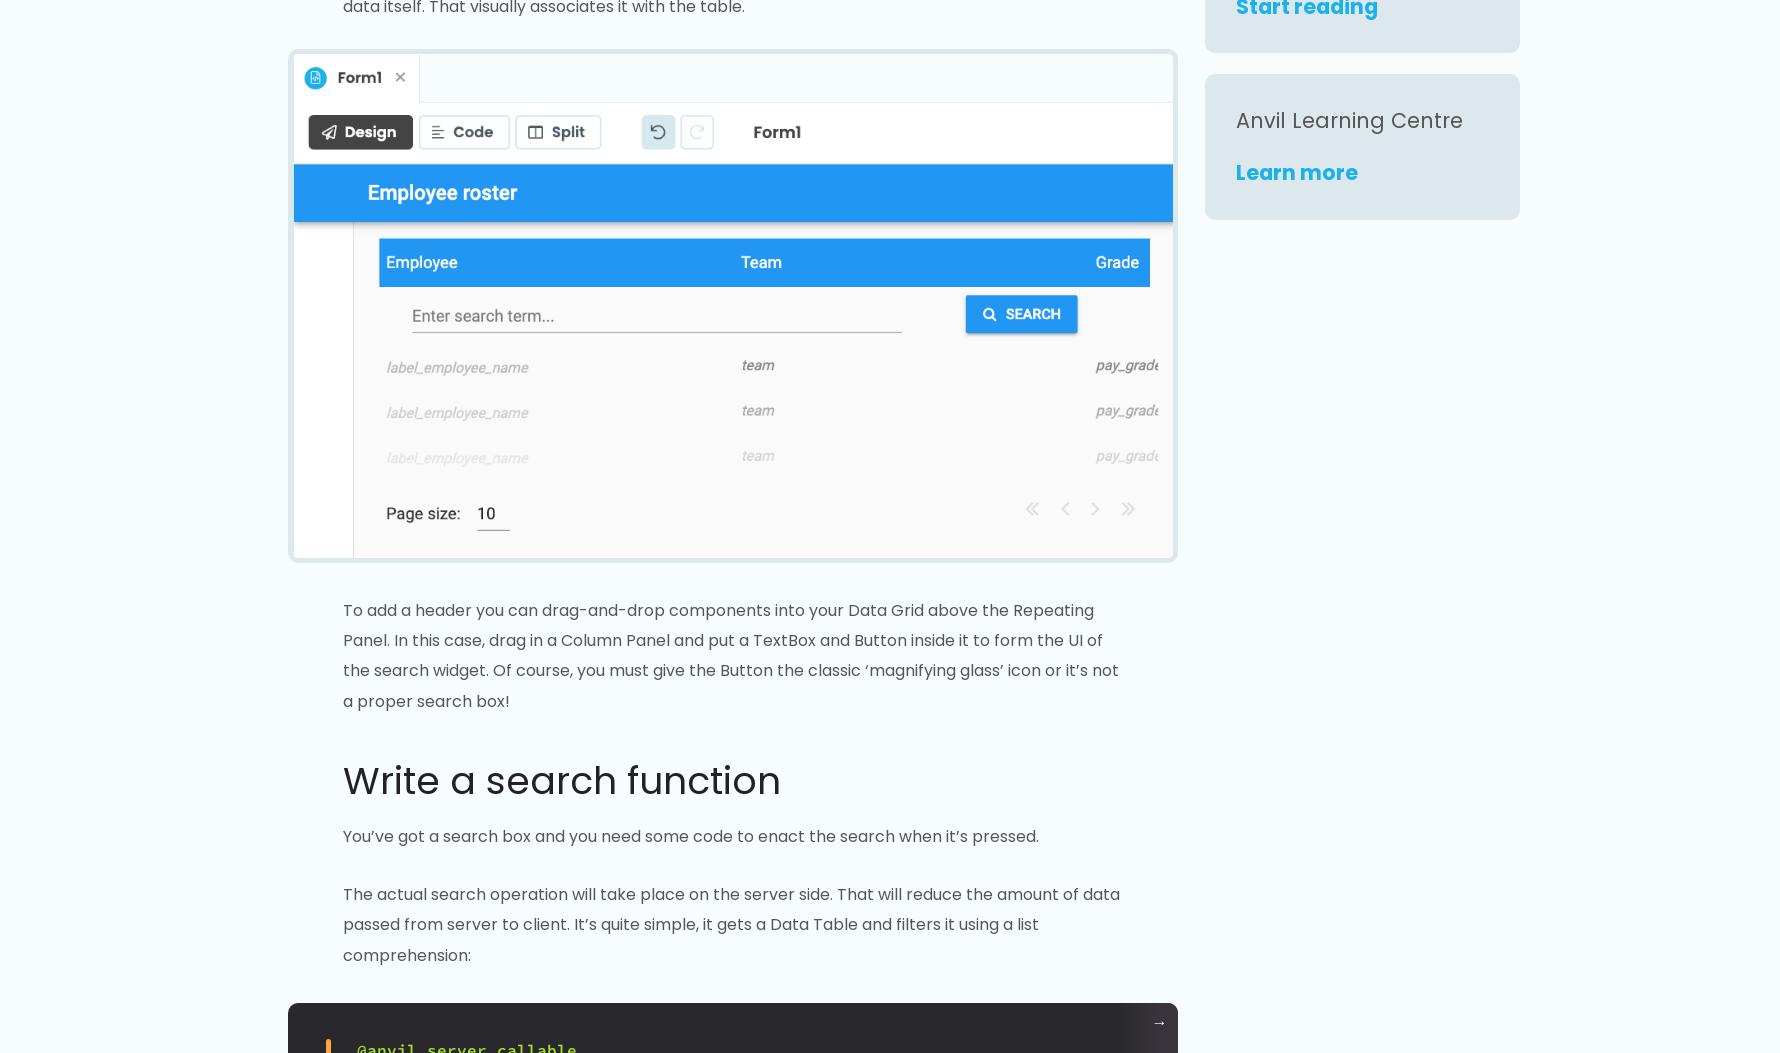 Image resolution: width=1780 pixels, height=1053 pixels. What do you see at coordinates (906, 872) in the screenshot?
I see `'Changelog'` at bounding box center [906, 872].